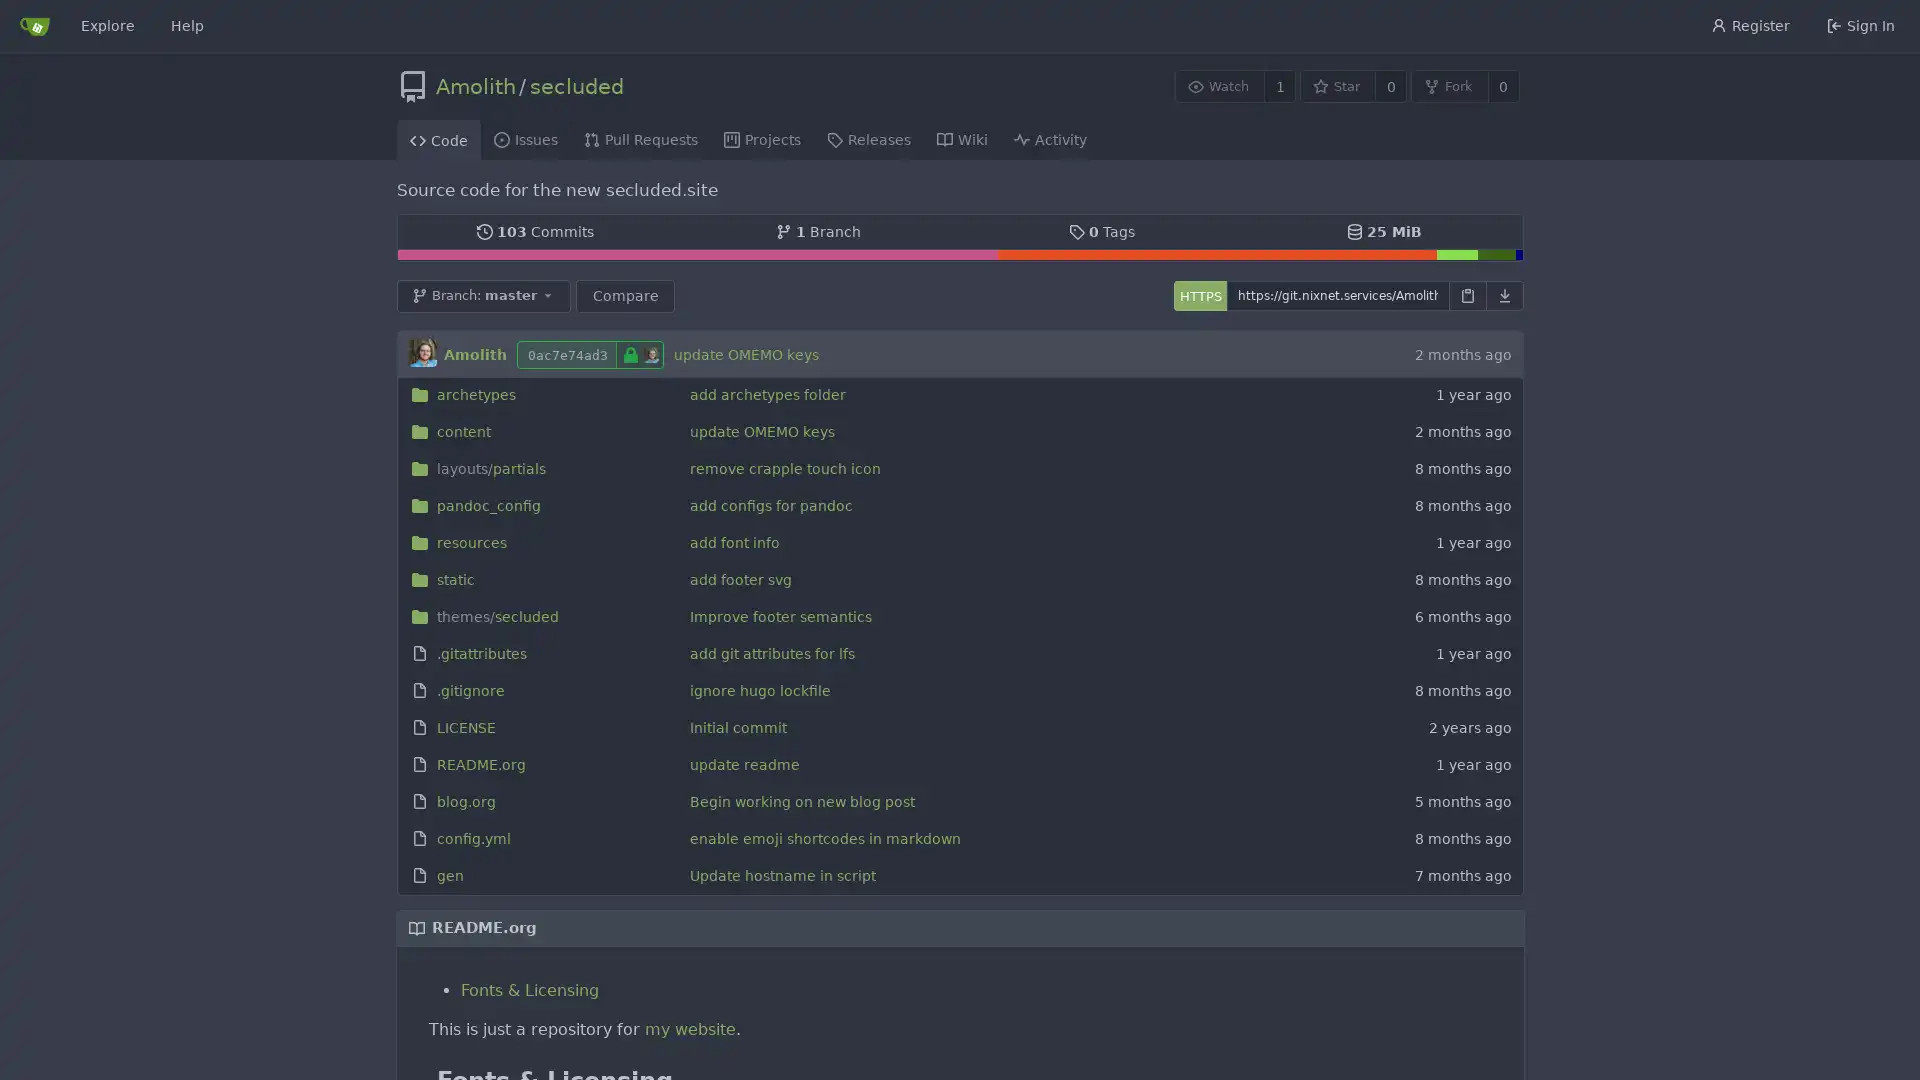 This screenshot has width=1920, height=1080. Describe the element at coordinates (1199, 296) in the screenshot. I see `HTTPS` at that location.